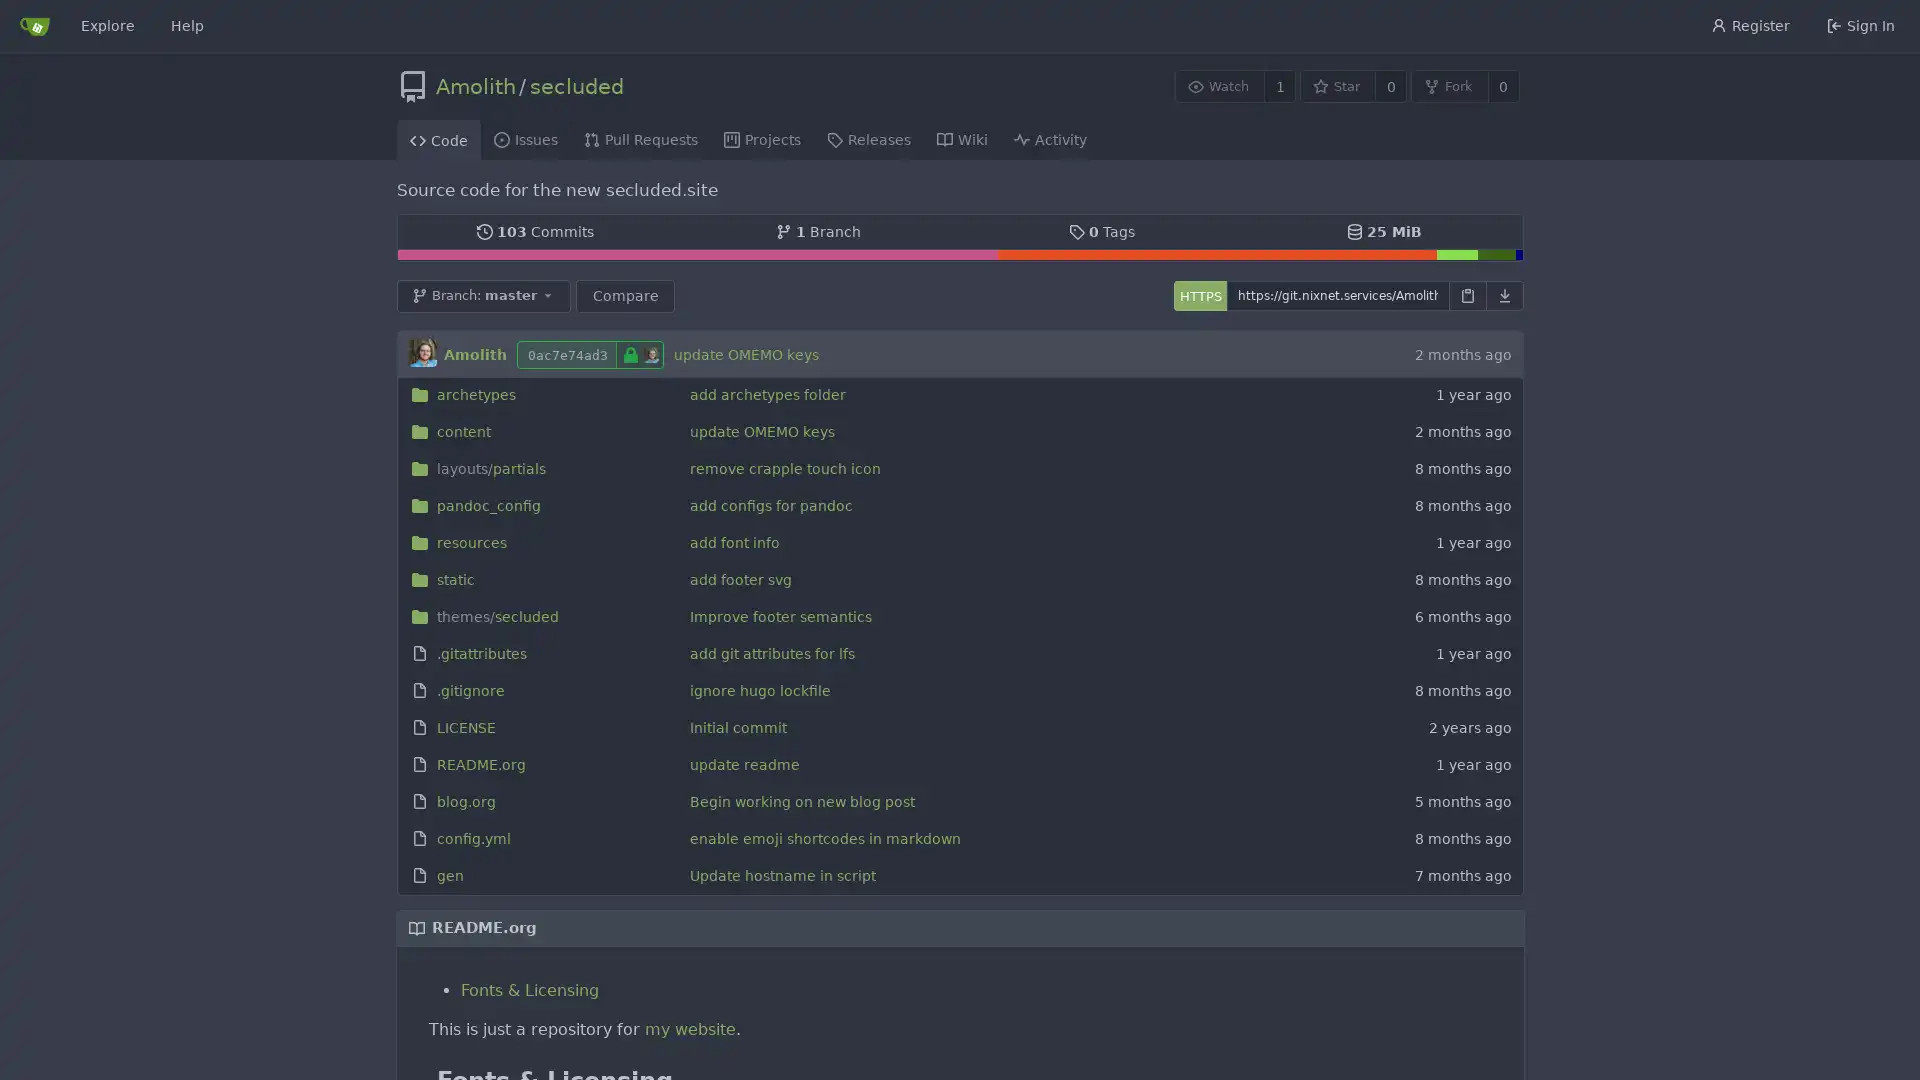 This screenshot has width=1920, height=1080. Describe the element at coordinates (1199, 296) in the screenshot. I see `HTTPS` at that location.